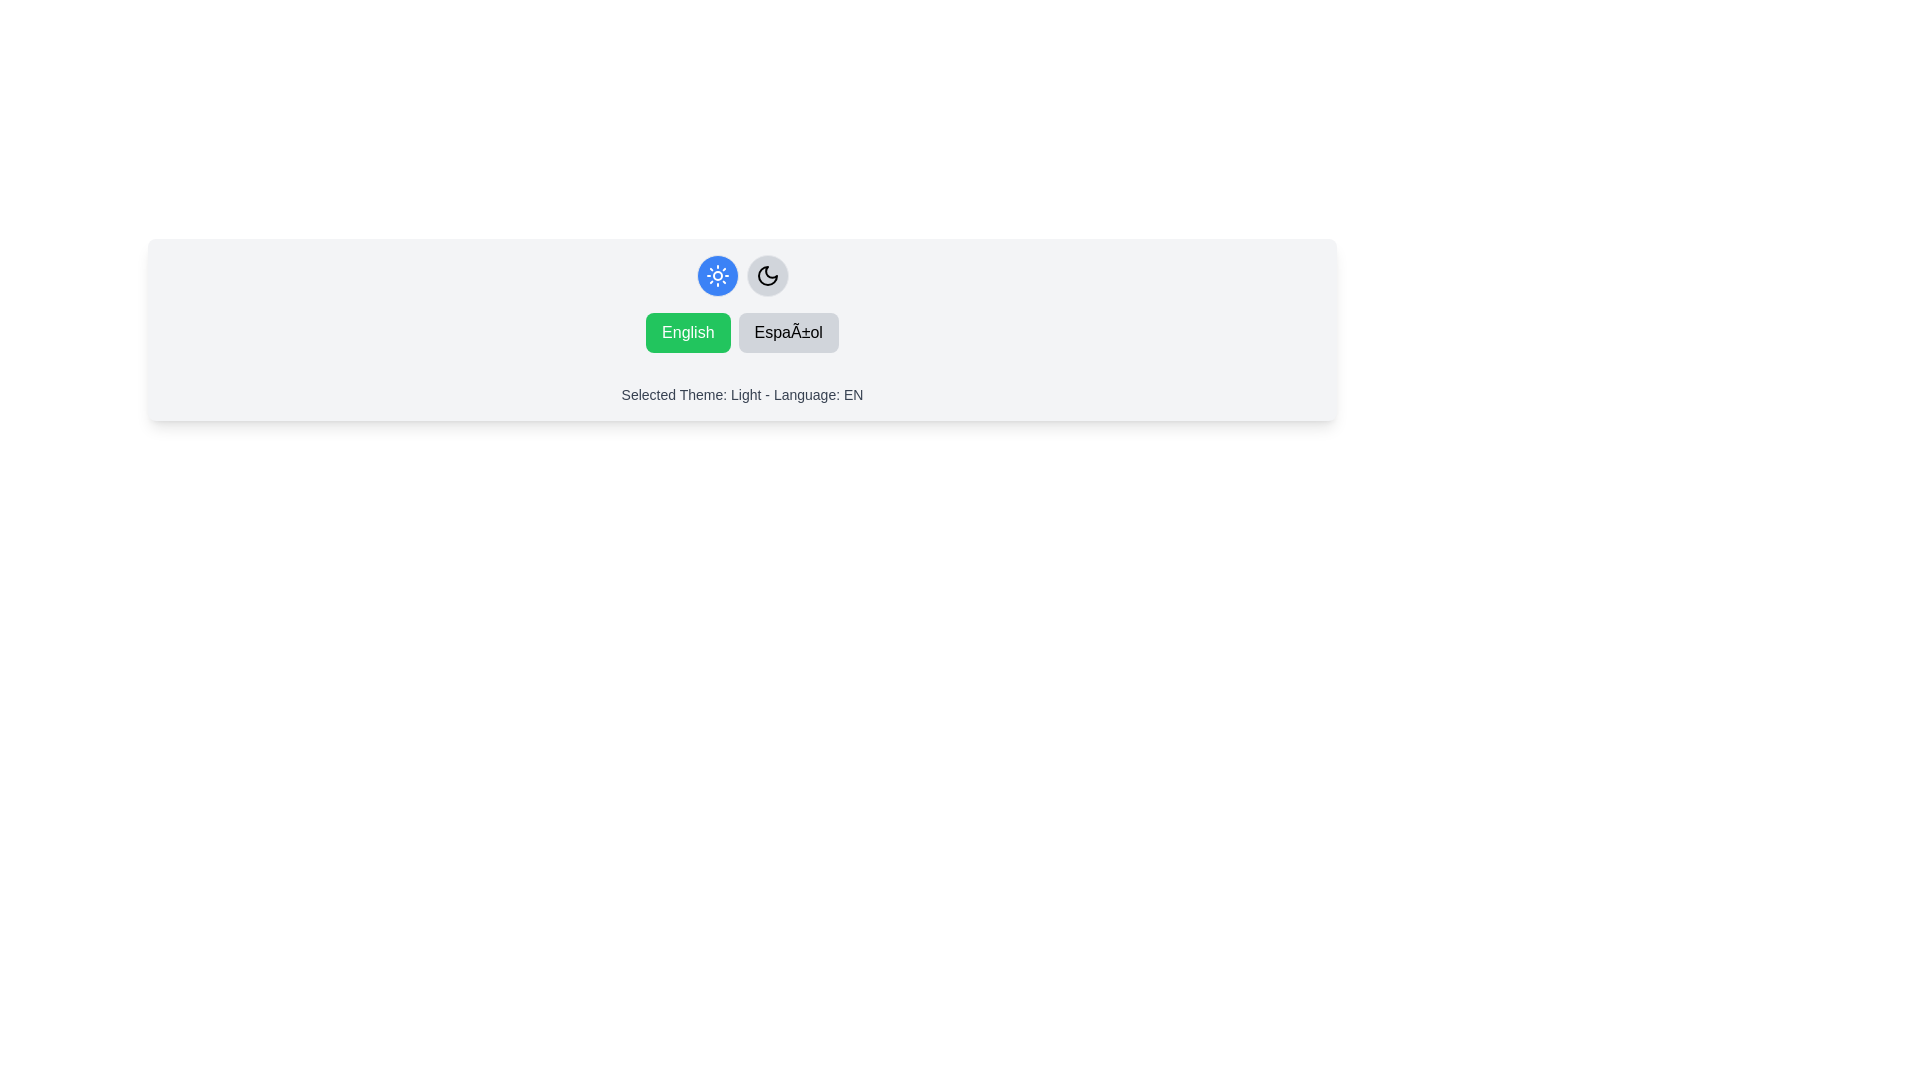 The width and height of the screenshot is (1920, 1080). What do you see at coordinates (766, 276) in the screenshot?
I see `the circular button with a light gray background and a black crescent moon icon` at bounding box center [766, 276].